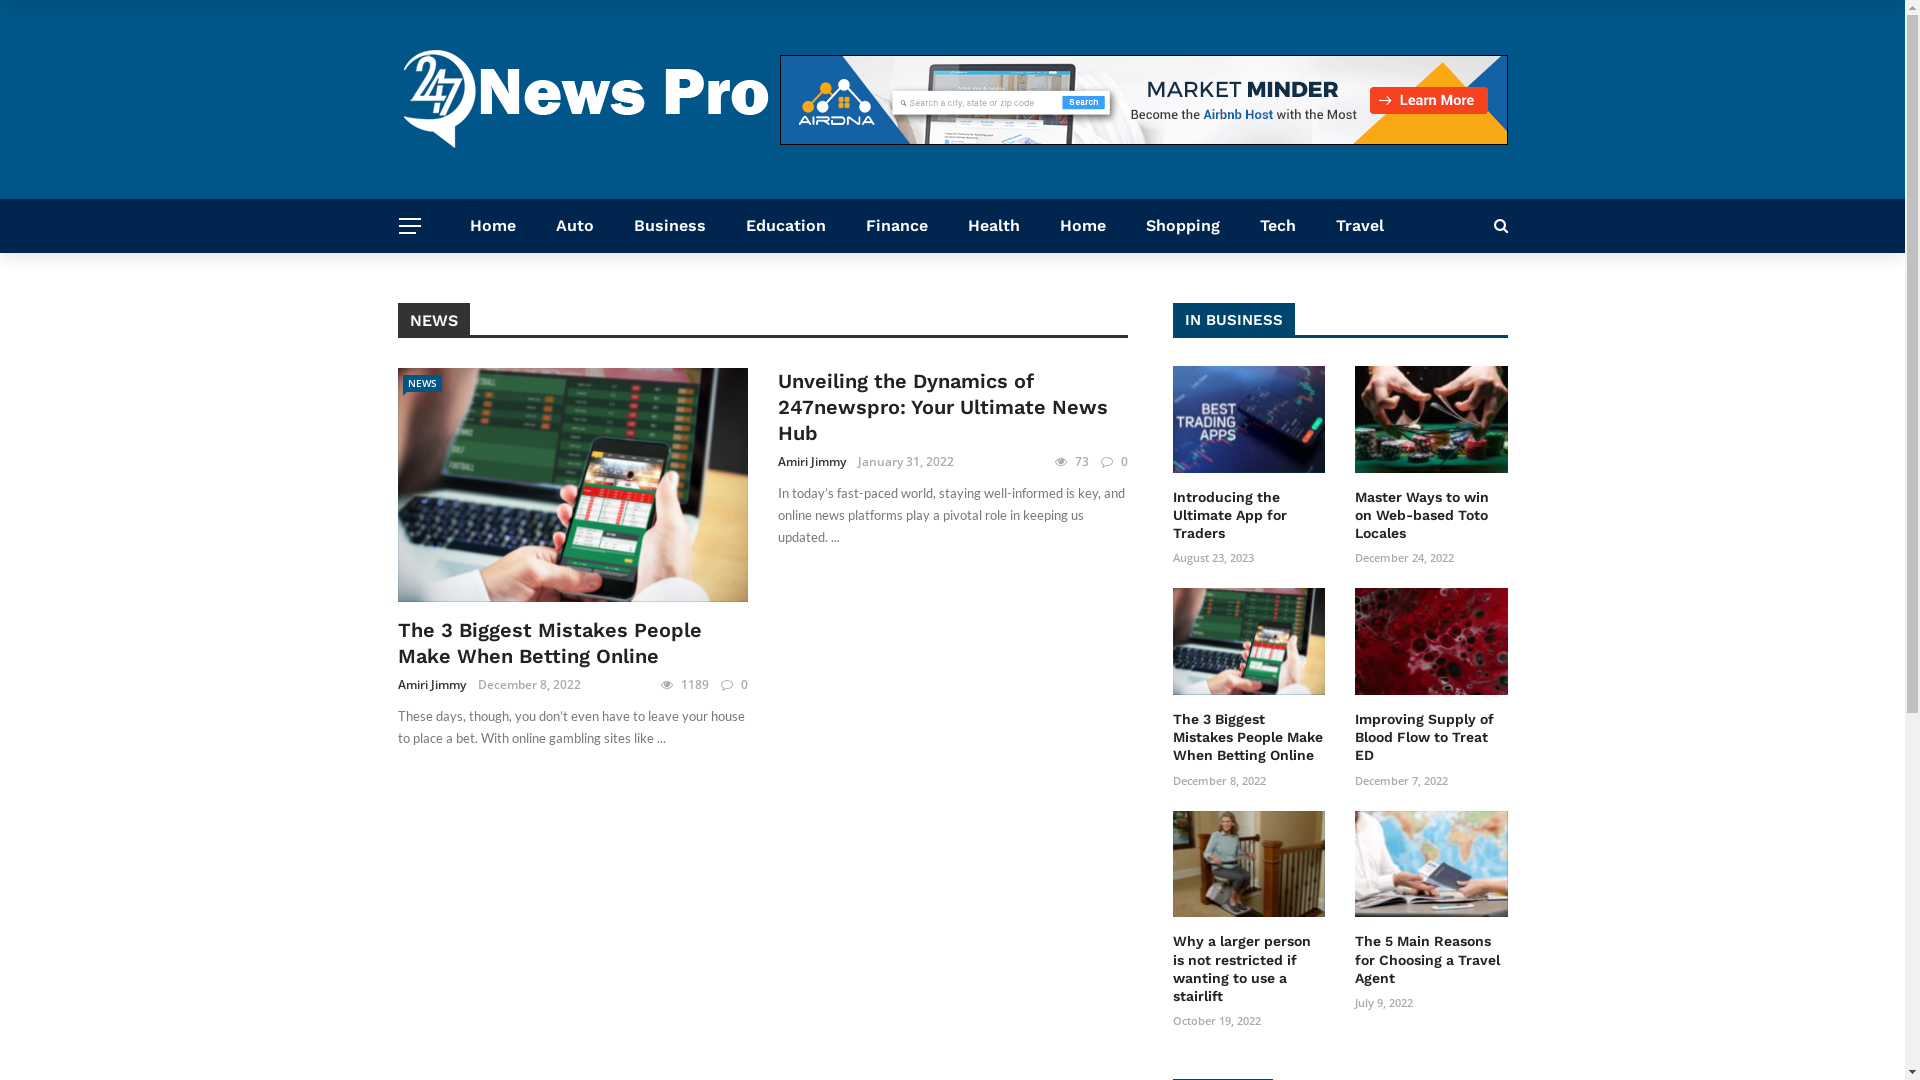 This screenshot has height=1080, width=1920. What do you see at coordinates (1276, 225) in the screenshot?
I see `'Tech'` at bounding box center [1276, 225].